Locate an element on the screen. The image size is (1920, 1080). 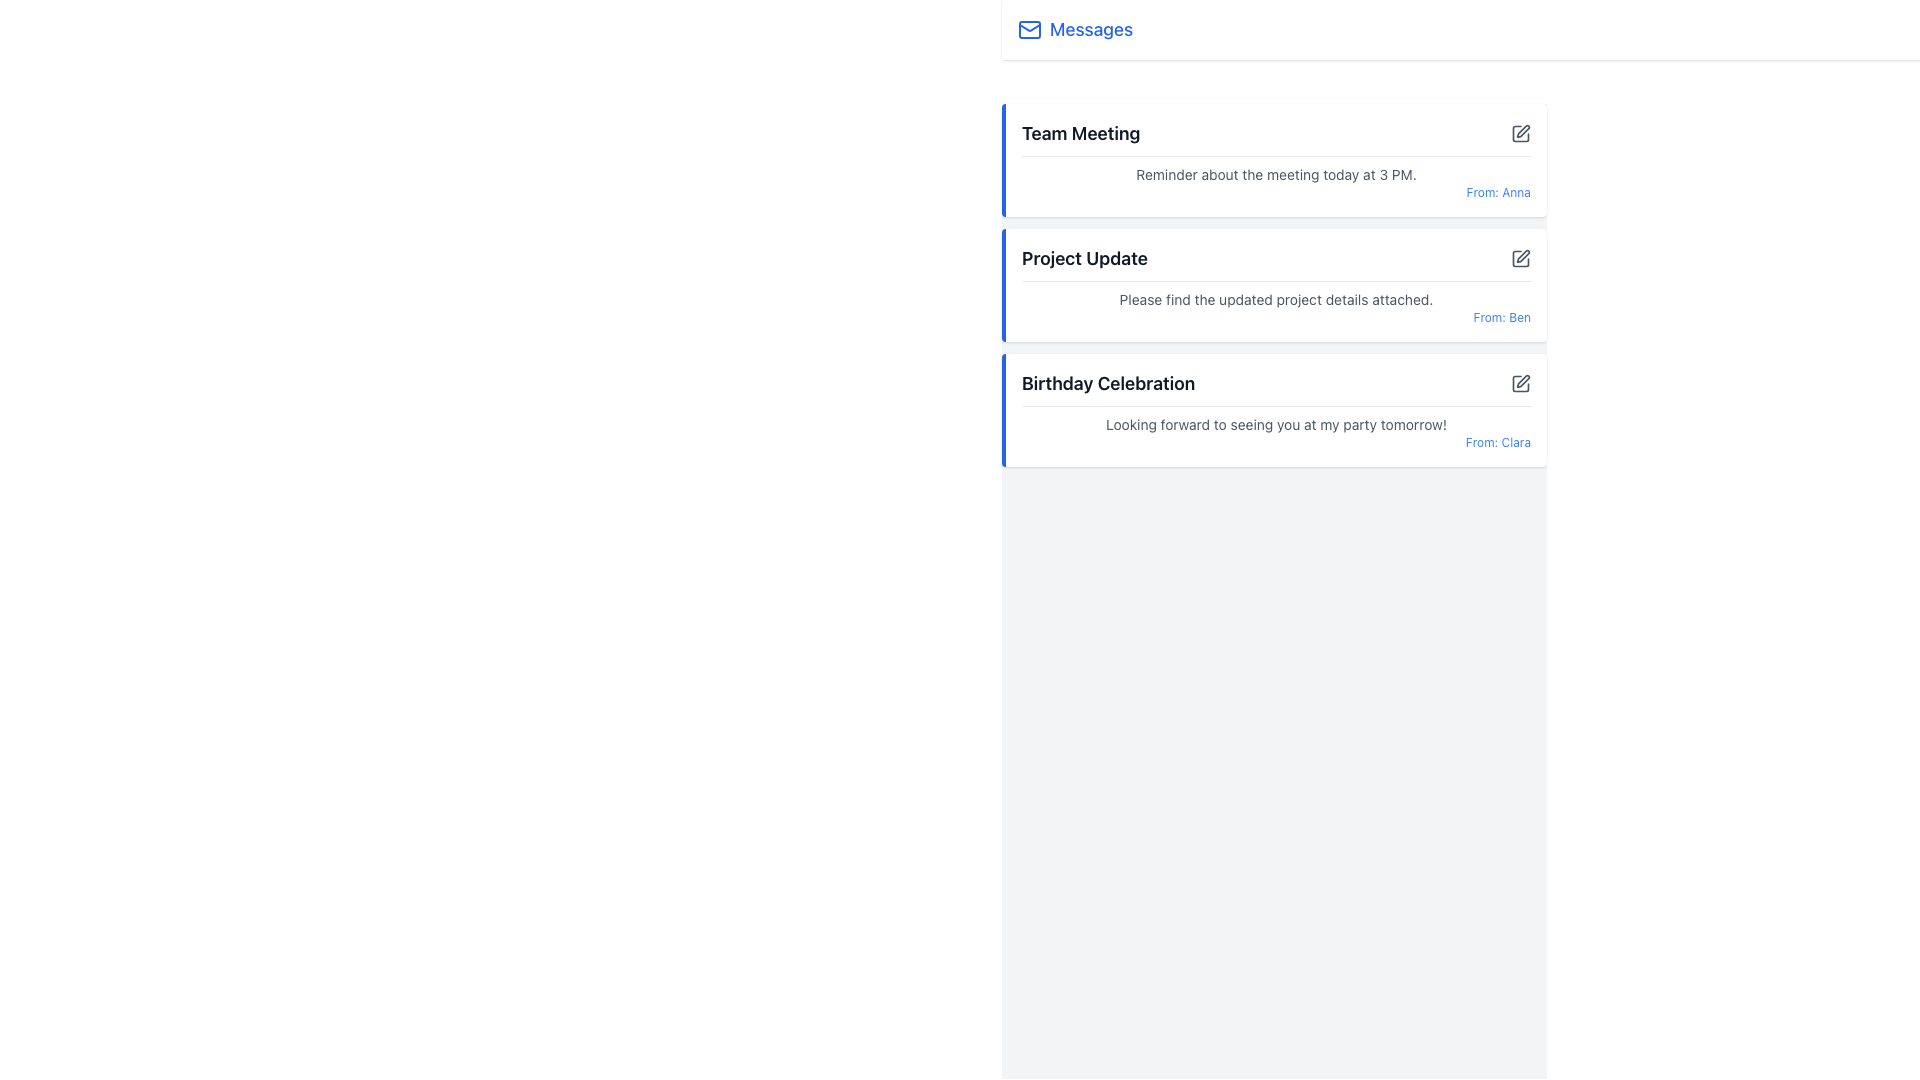
text label 'Team Meeting' which is prominently displayed in a large, bold font at the top of a card-like section is located at coordinates (1080, 134).